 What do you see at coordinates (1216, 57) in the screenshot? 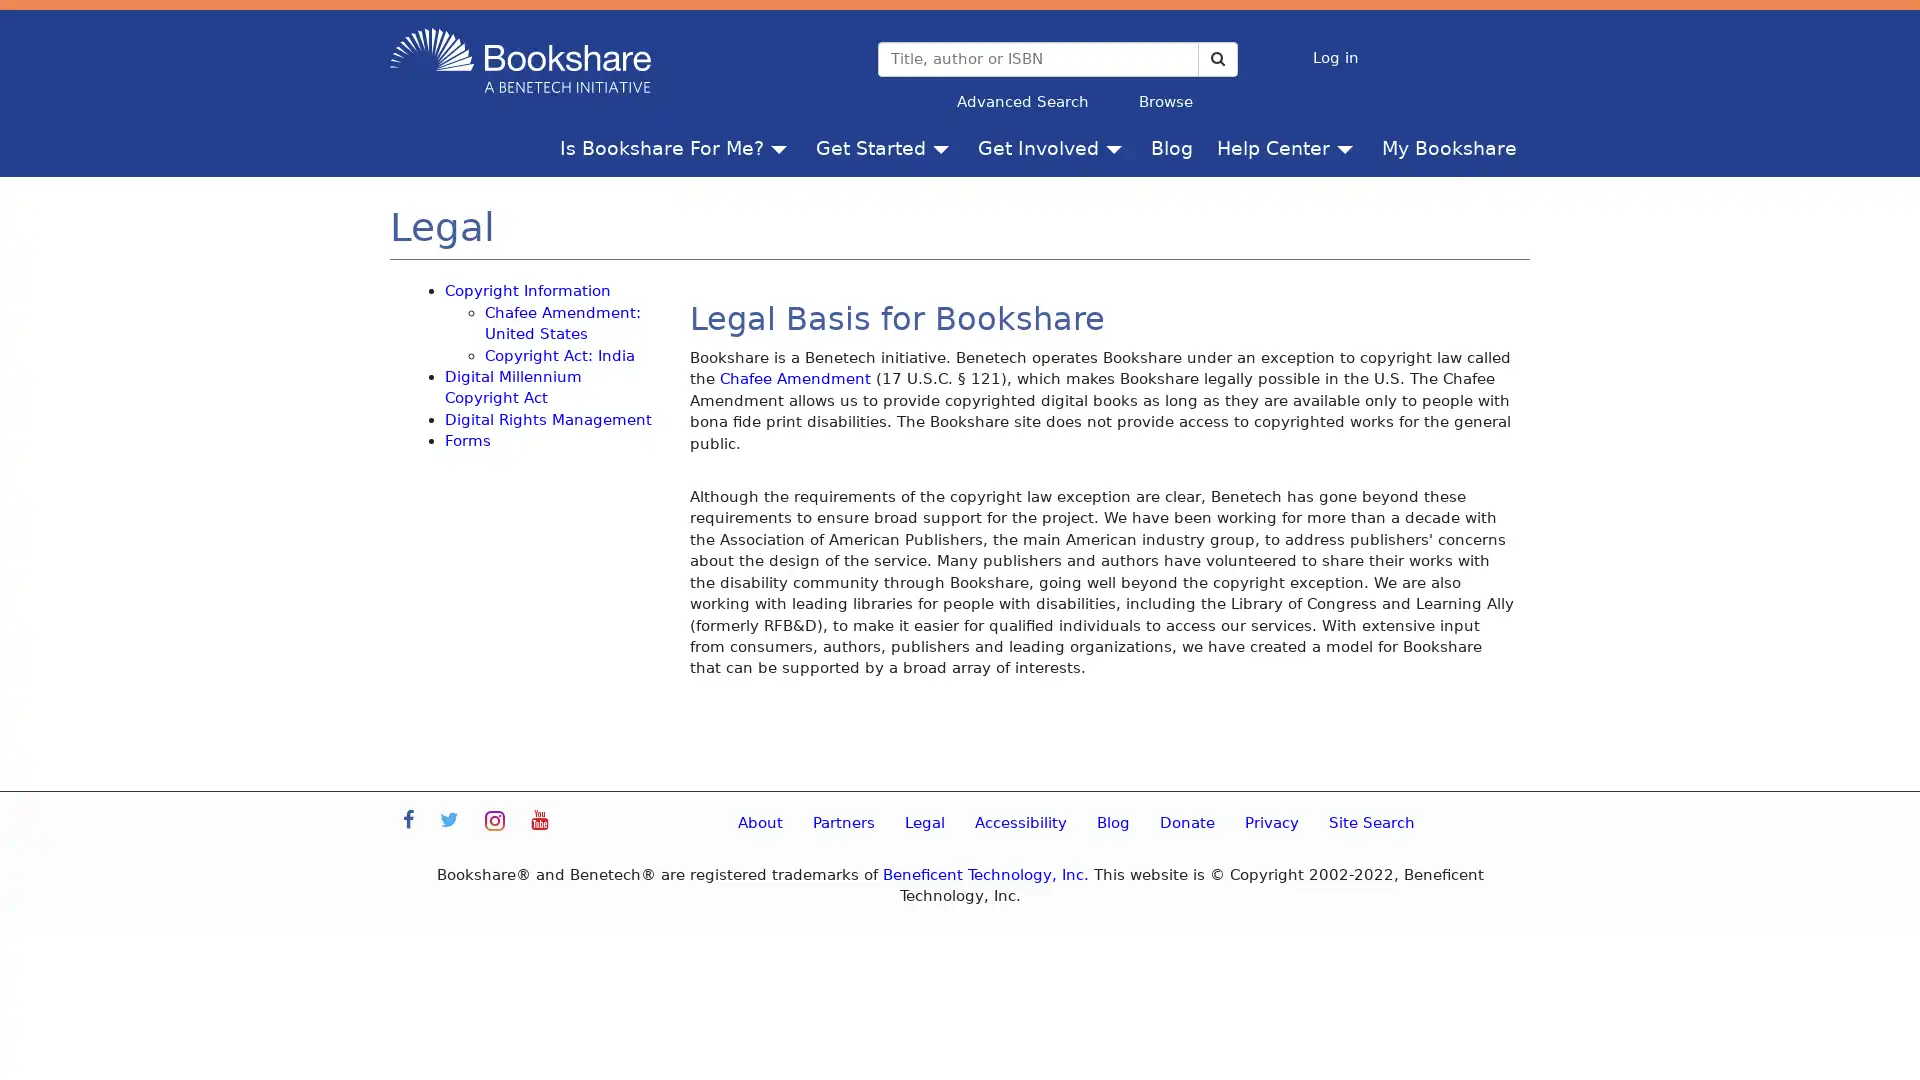
I see `Search` at bounding box center [1216, 57].